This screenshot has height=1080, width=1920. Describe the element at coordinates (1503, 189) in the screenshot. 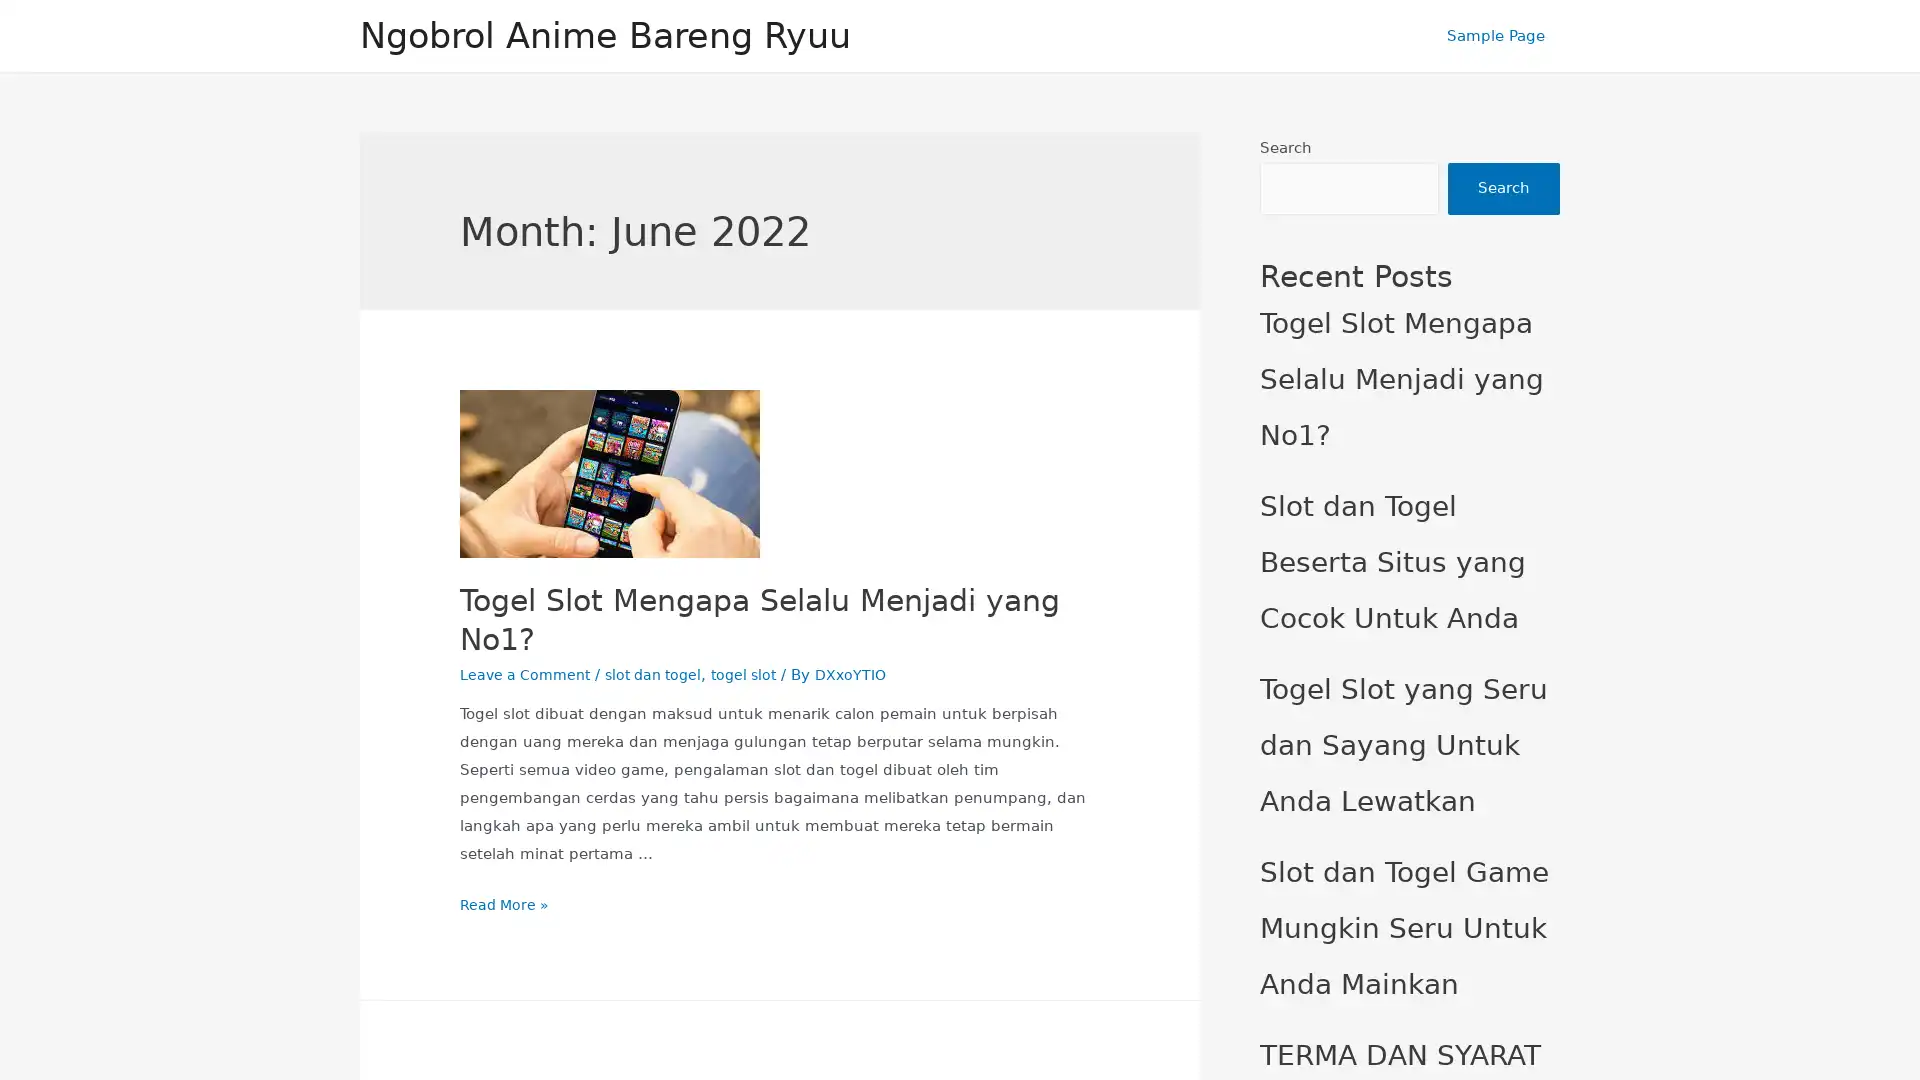

I see `Search` at that location.